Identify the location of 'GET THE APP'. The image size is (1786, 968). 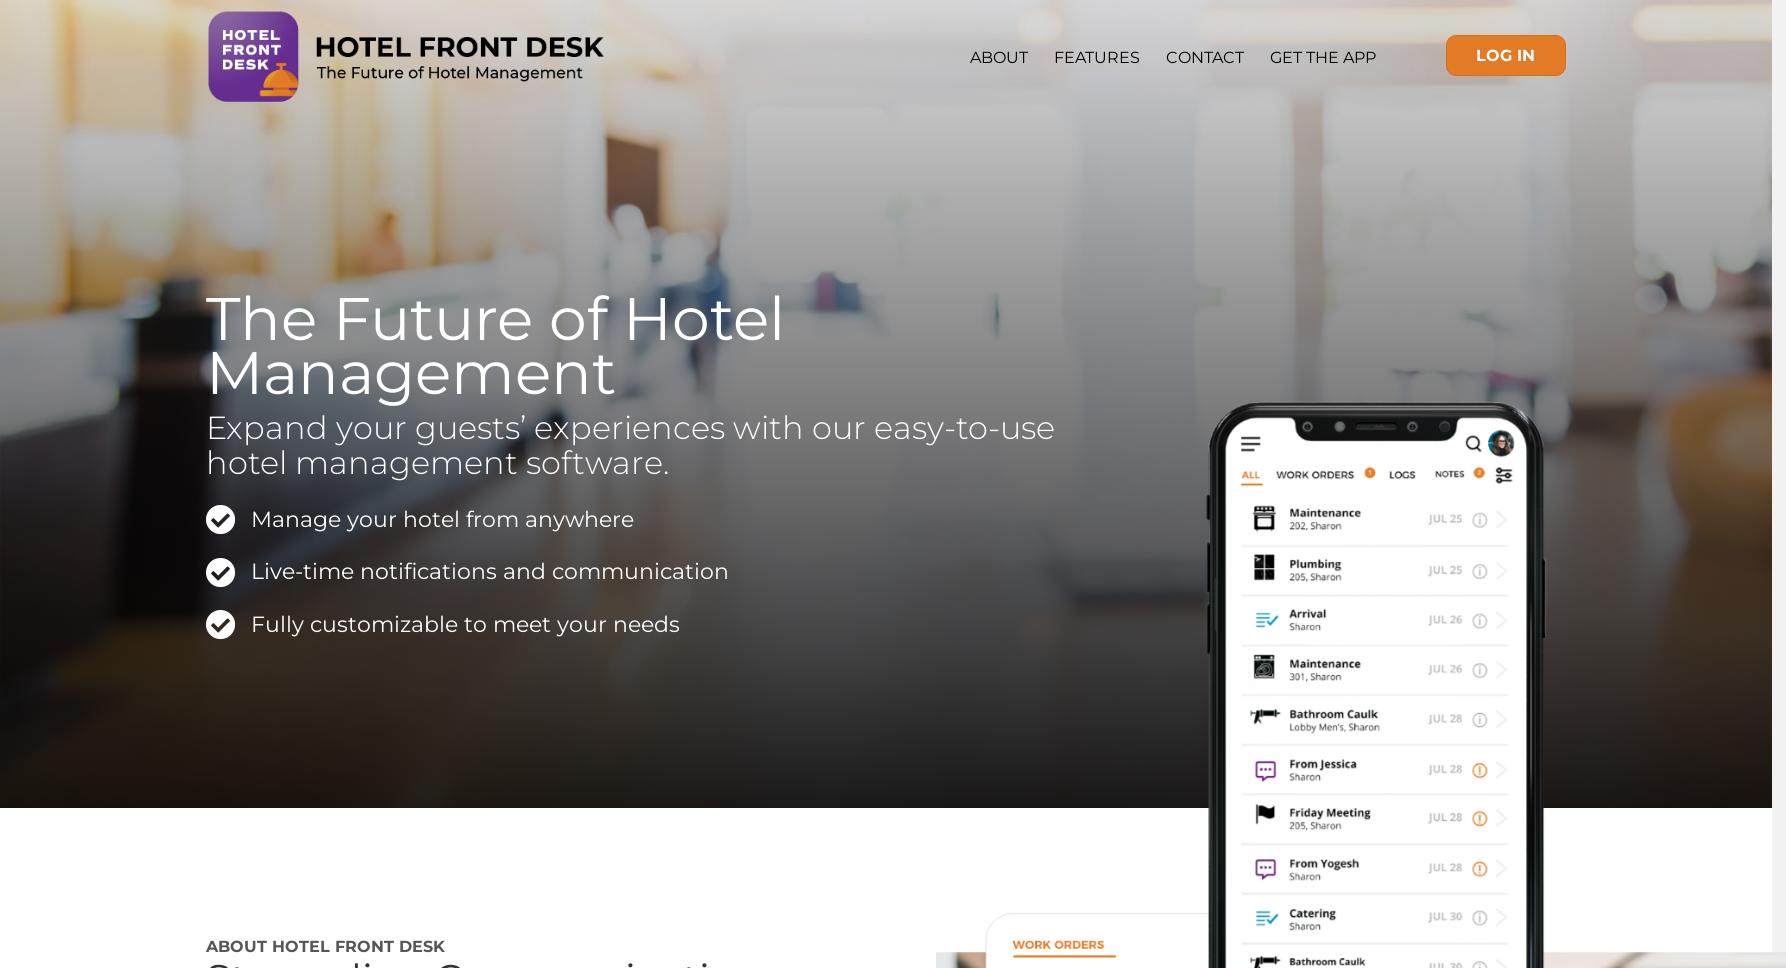
(1321, 56).